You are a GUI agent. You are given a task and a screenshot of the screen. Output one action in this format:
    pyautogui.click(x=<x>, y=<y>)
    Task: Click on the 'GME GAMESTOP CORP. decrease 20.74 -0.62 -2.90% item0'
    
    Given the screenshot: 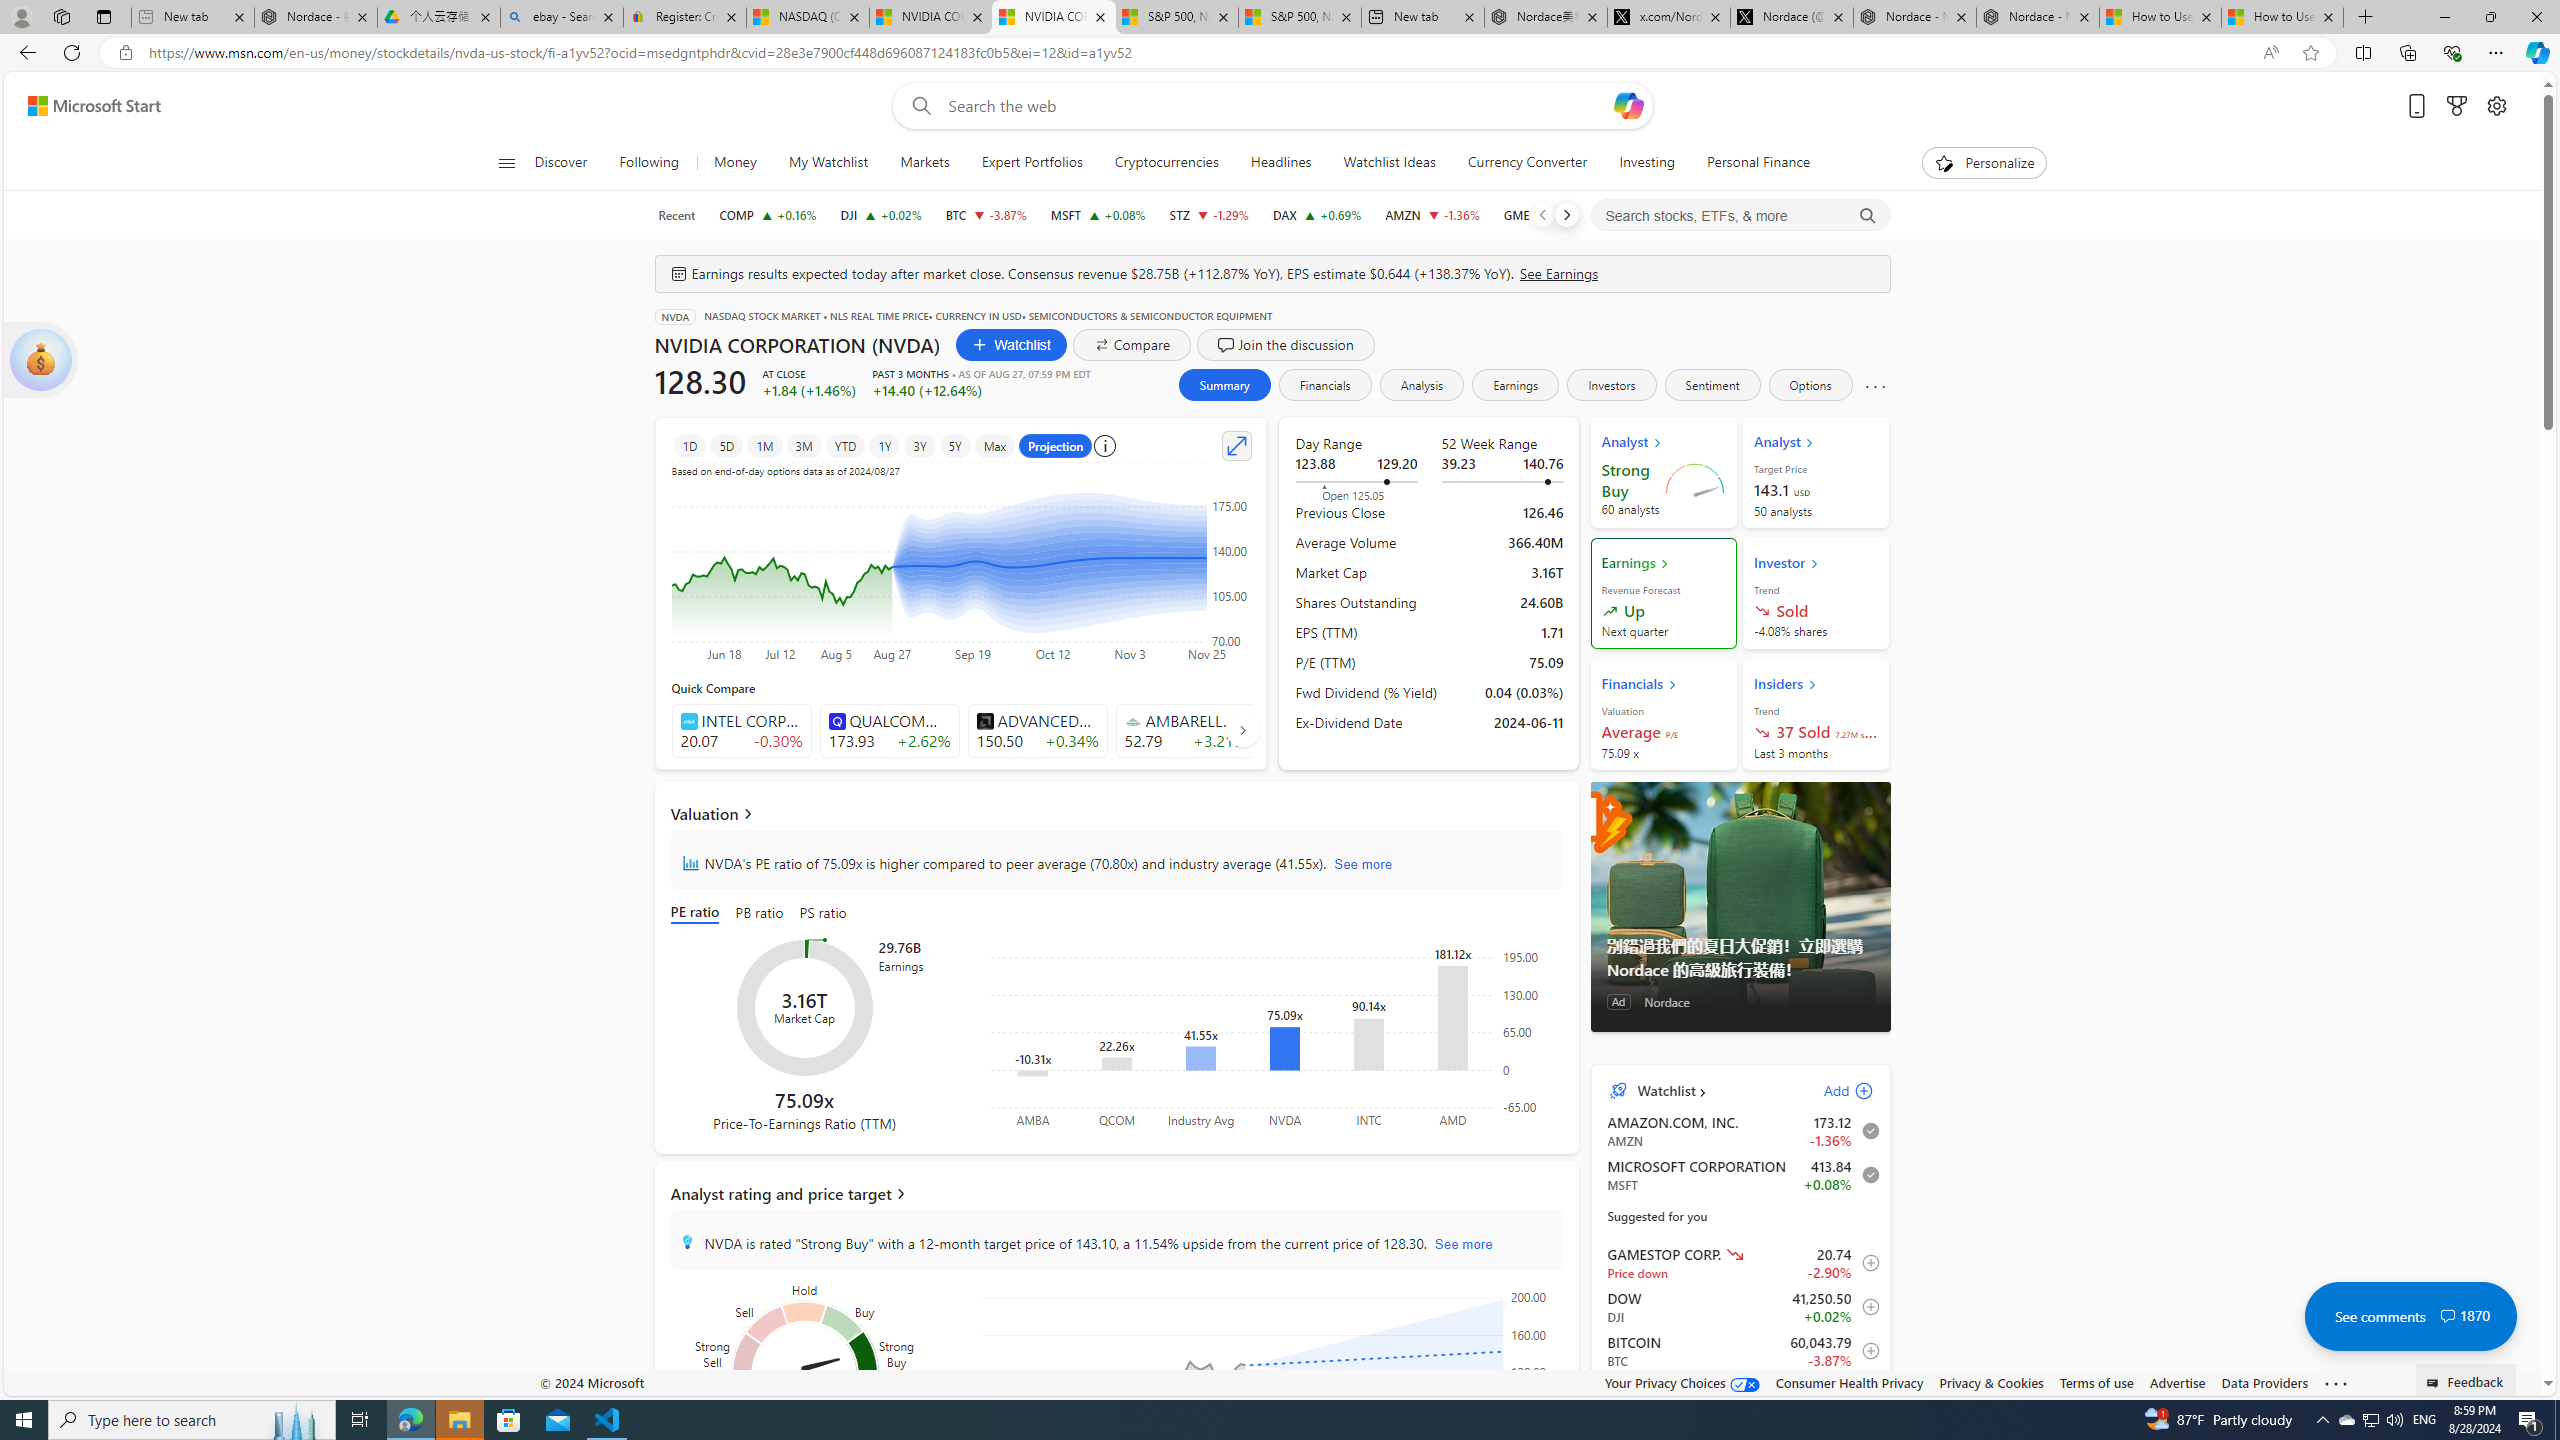 What is the action you would take?
    pyautogui.click(x=1740, y=1261)
    